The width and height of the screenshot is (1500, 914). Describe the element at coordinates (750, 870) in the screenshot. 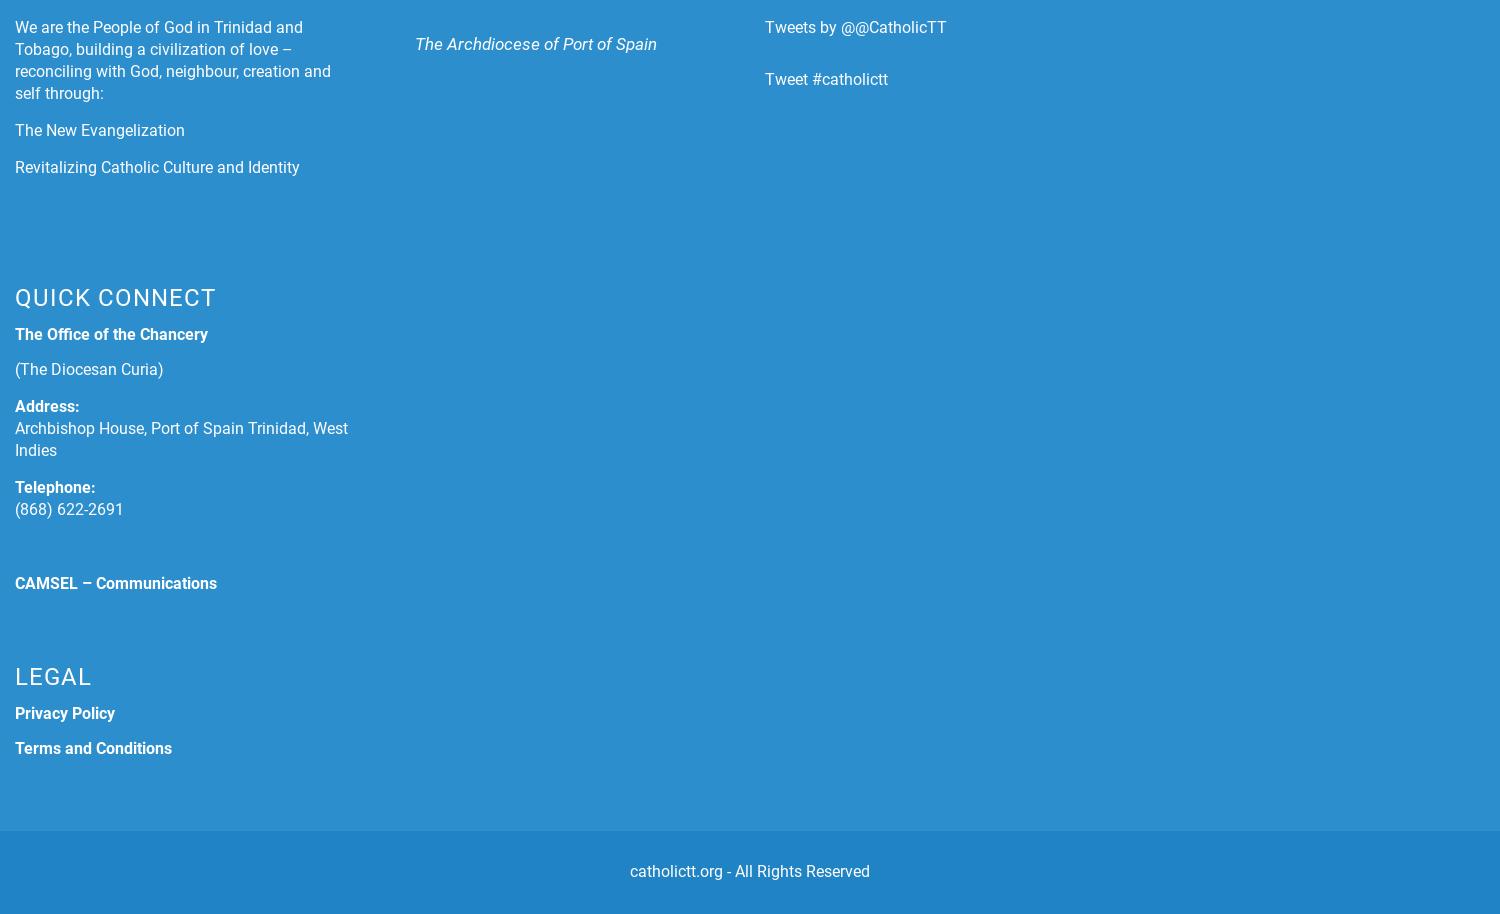

I see `'catholictt.org - All Rights Reserved'` at that location.